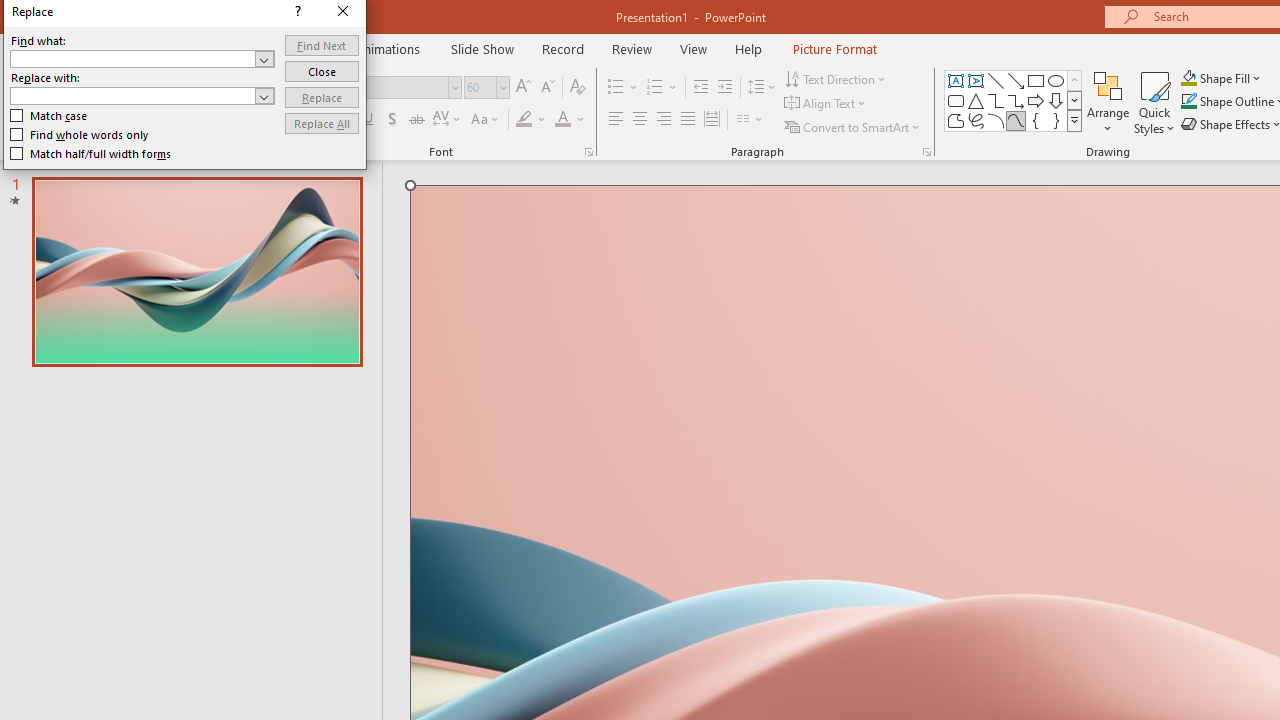 This screenshot has height=720, width=1280. Describe the element at coordinates (321, 97) in the screenshot. I see `'Replace'` at that location.